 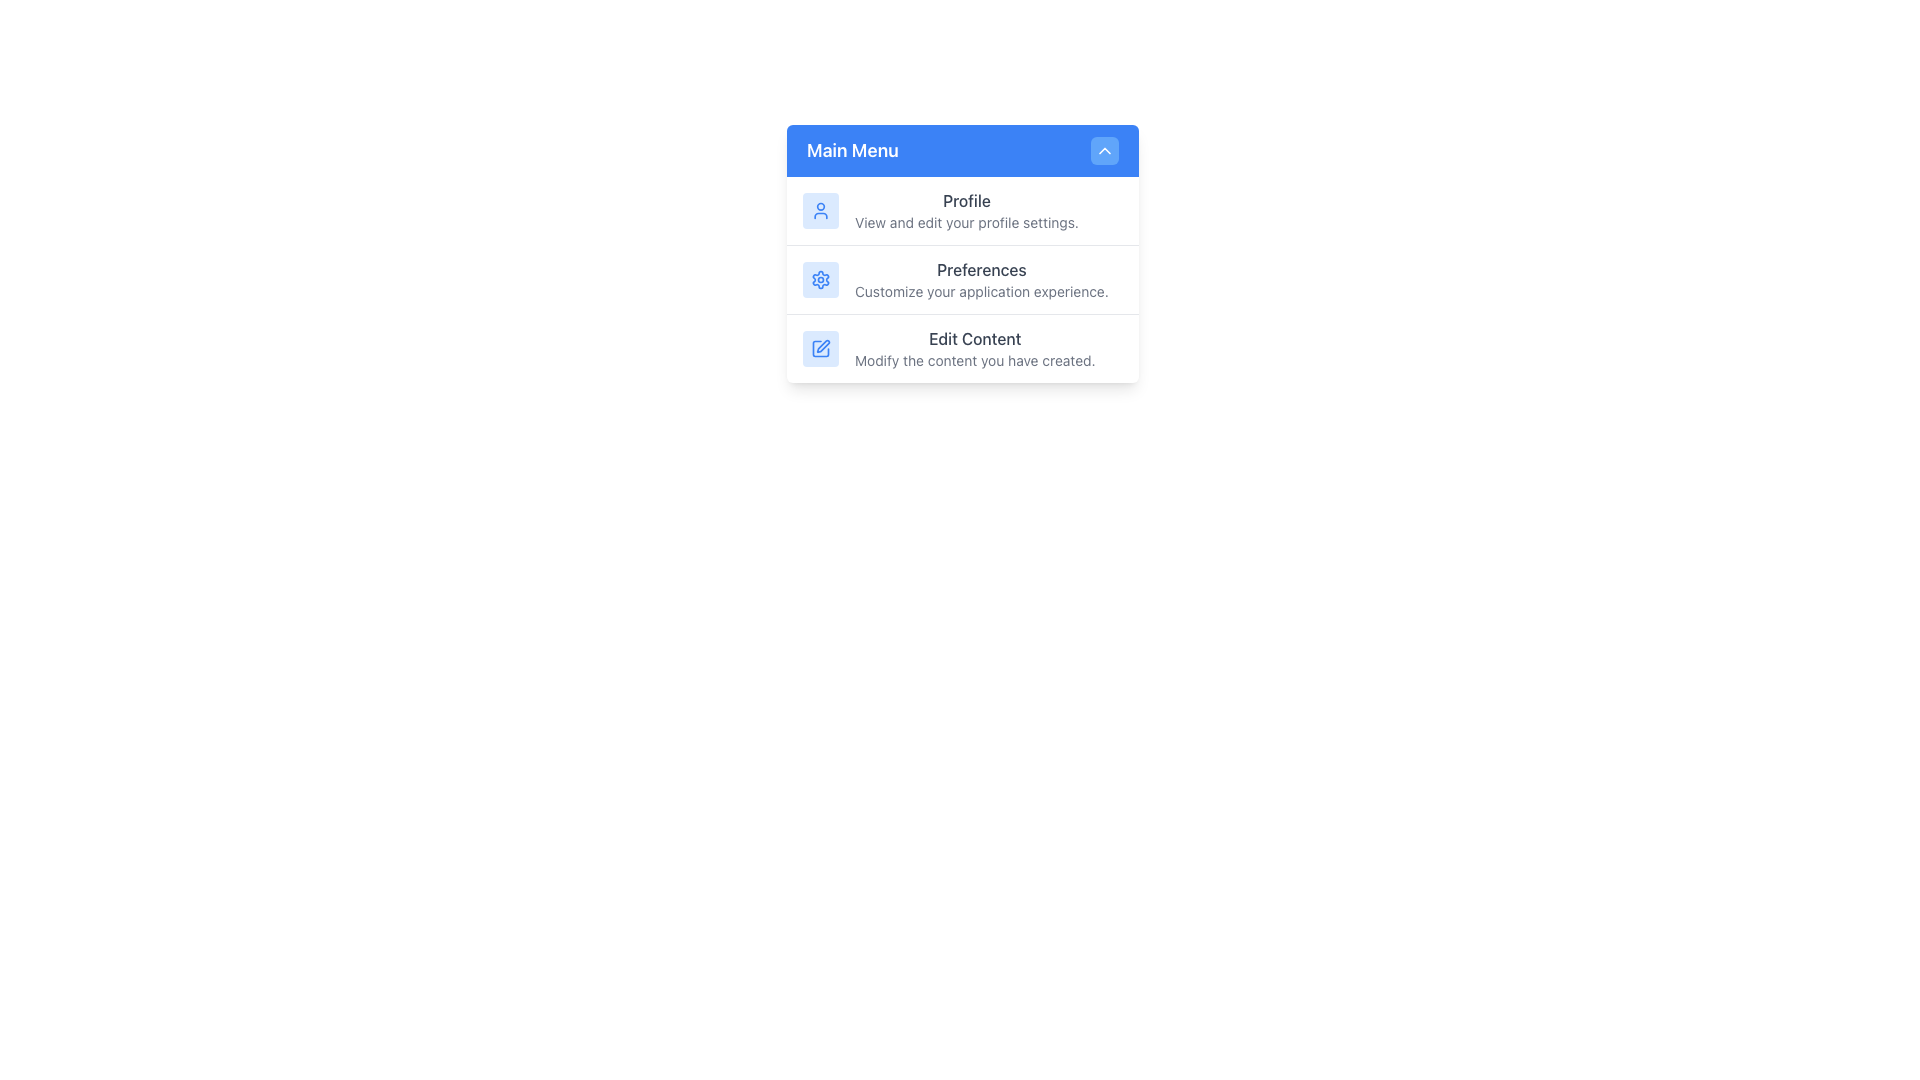 I want to click on the upward-pointing chevron icon button located at the top-right corner of the 'Main Menu' panel, so click(x=1103, y=149).